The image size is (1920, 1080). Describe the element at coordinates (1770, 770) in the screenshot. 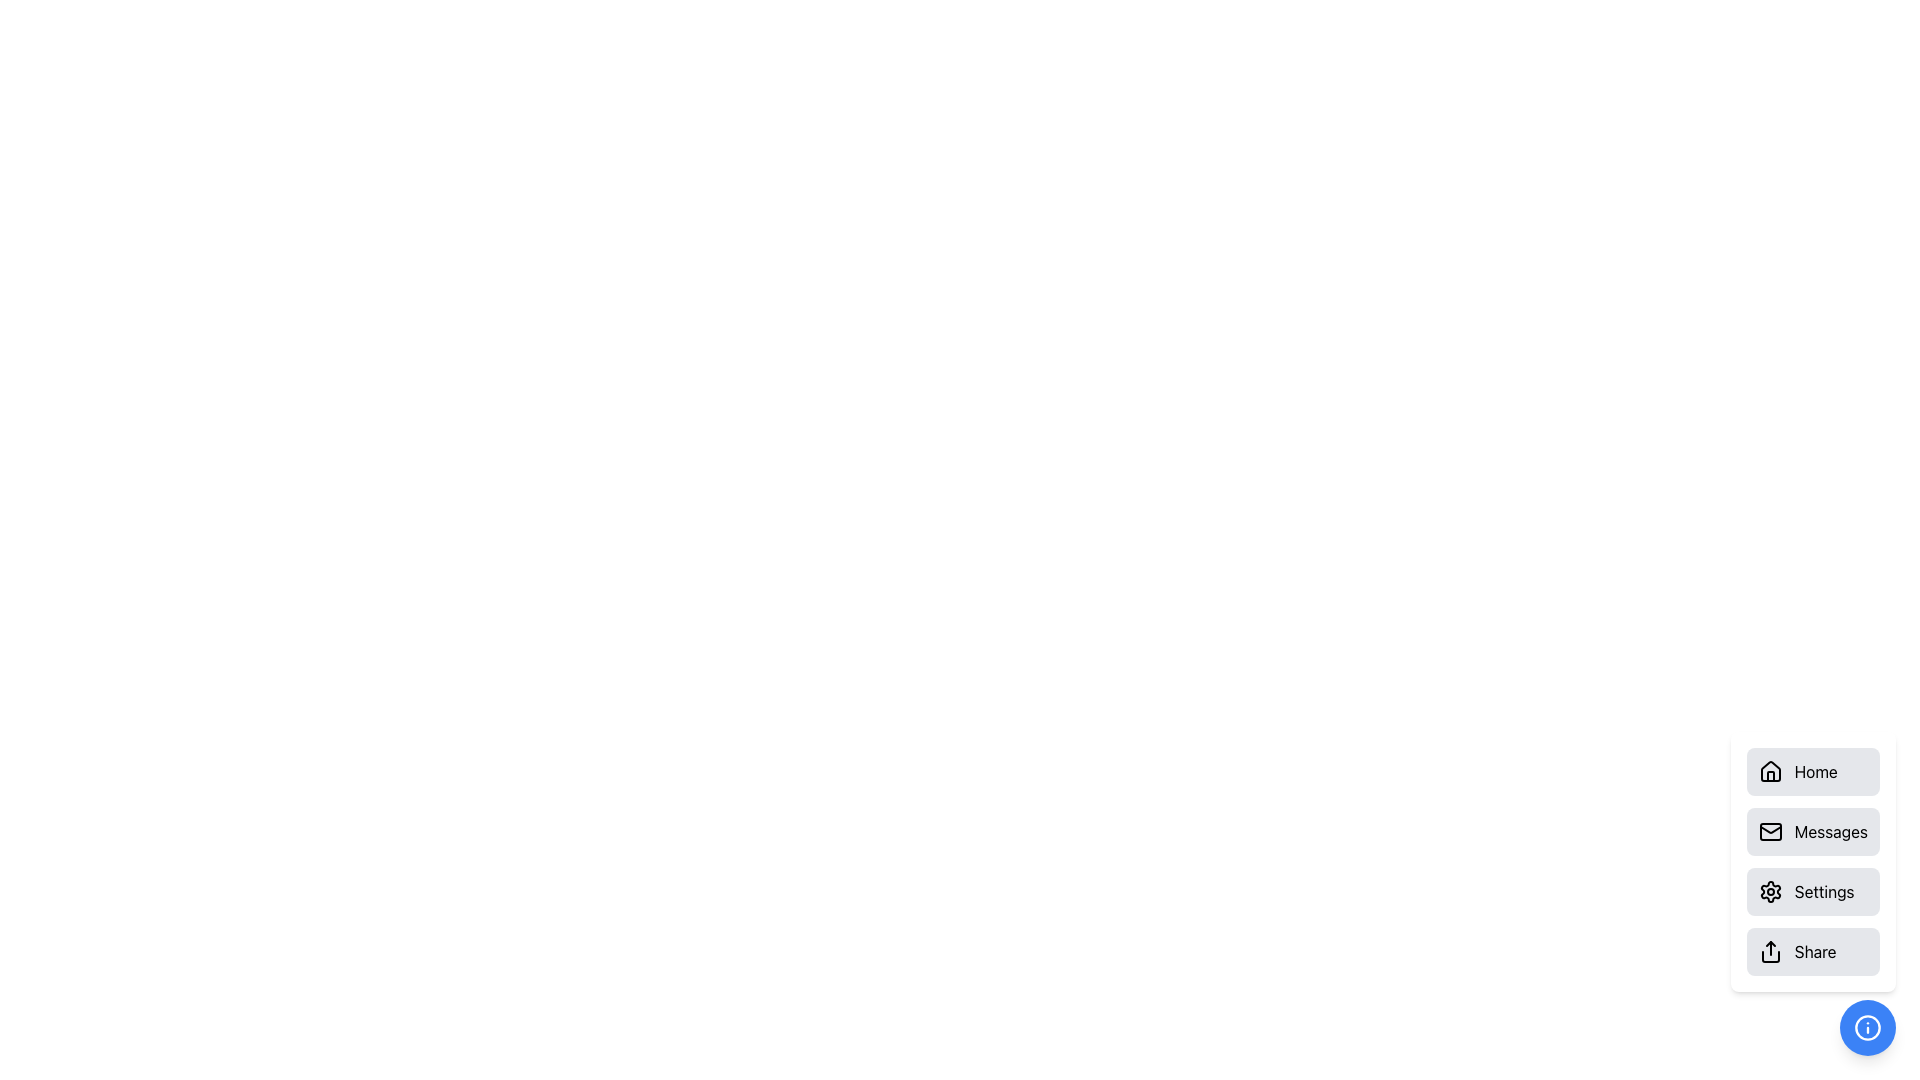

I see `the 'Home' icon, which is the roof outline of a house, located at the top part of the side menu next to the 'Home' label` at that location.